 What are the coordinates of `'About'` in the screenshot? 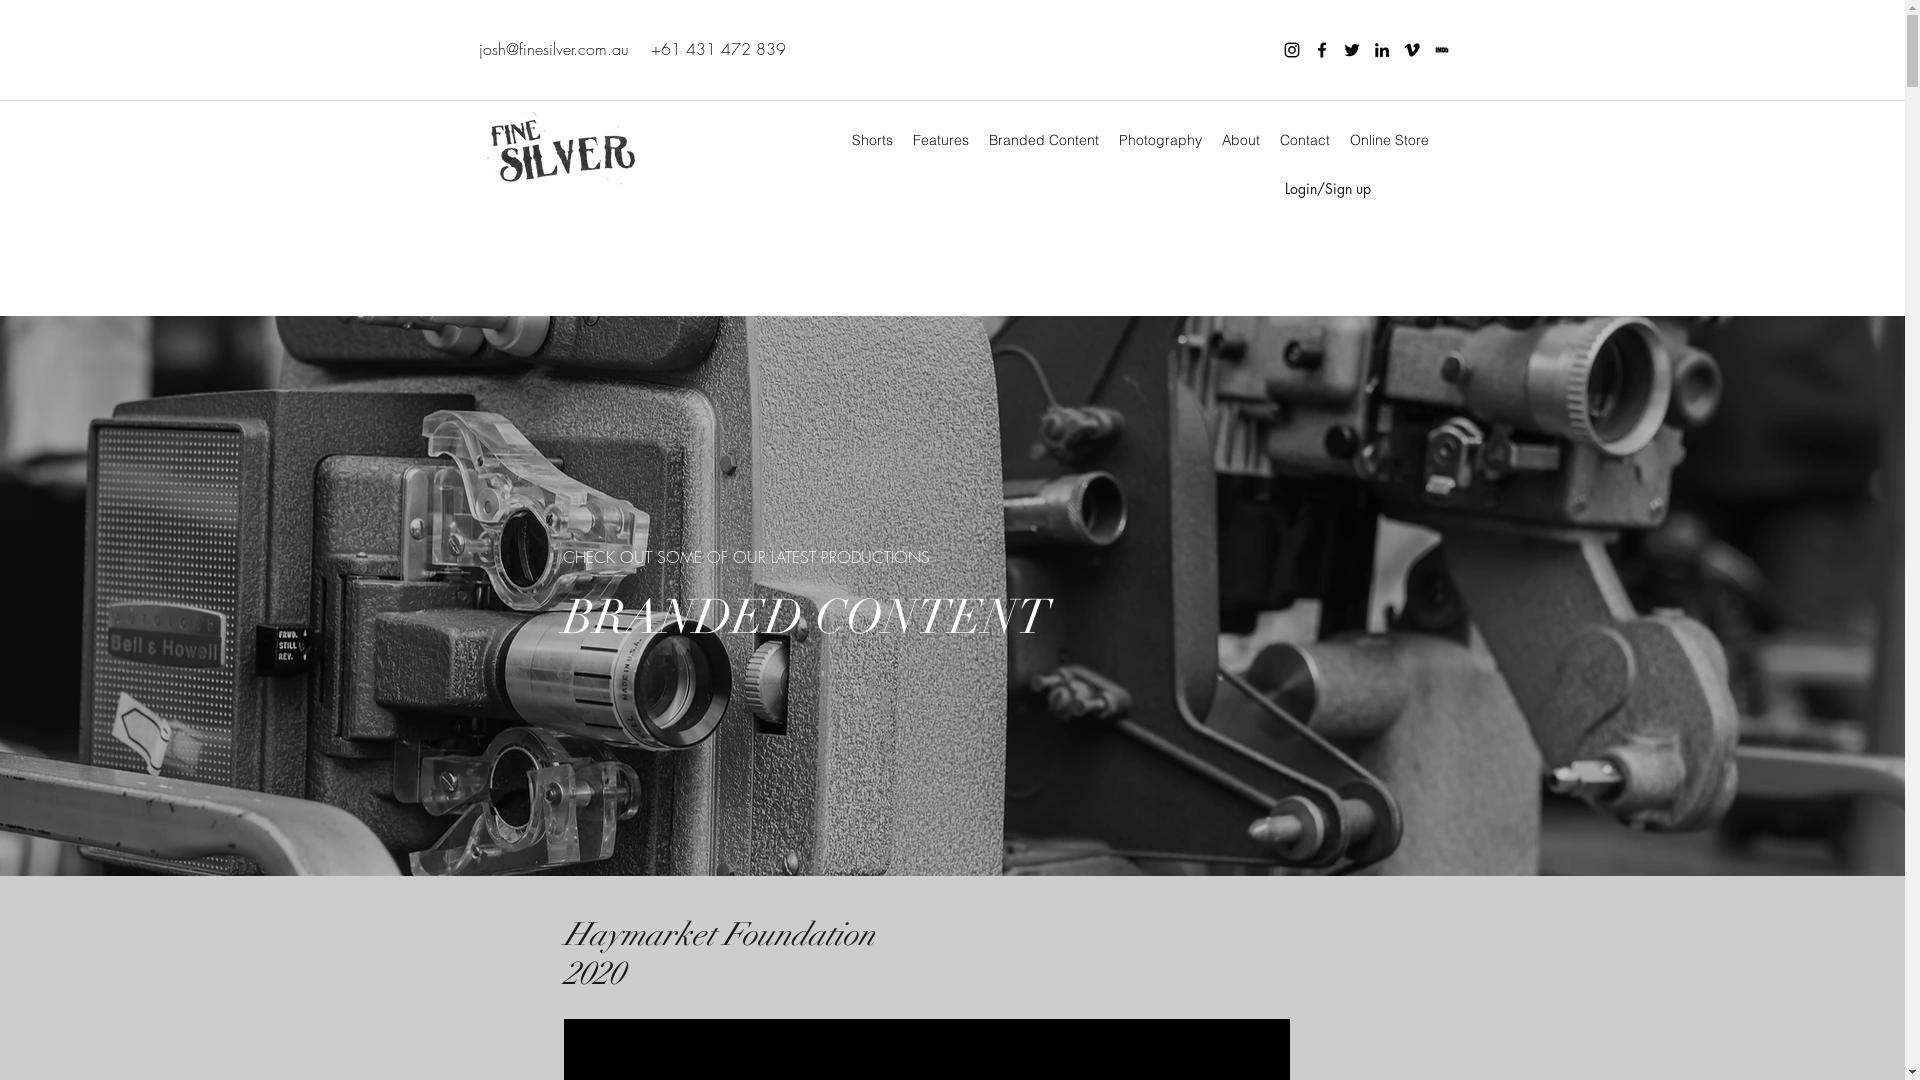 It's located at (1210, 138).